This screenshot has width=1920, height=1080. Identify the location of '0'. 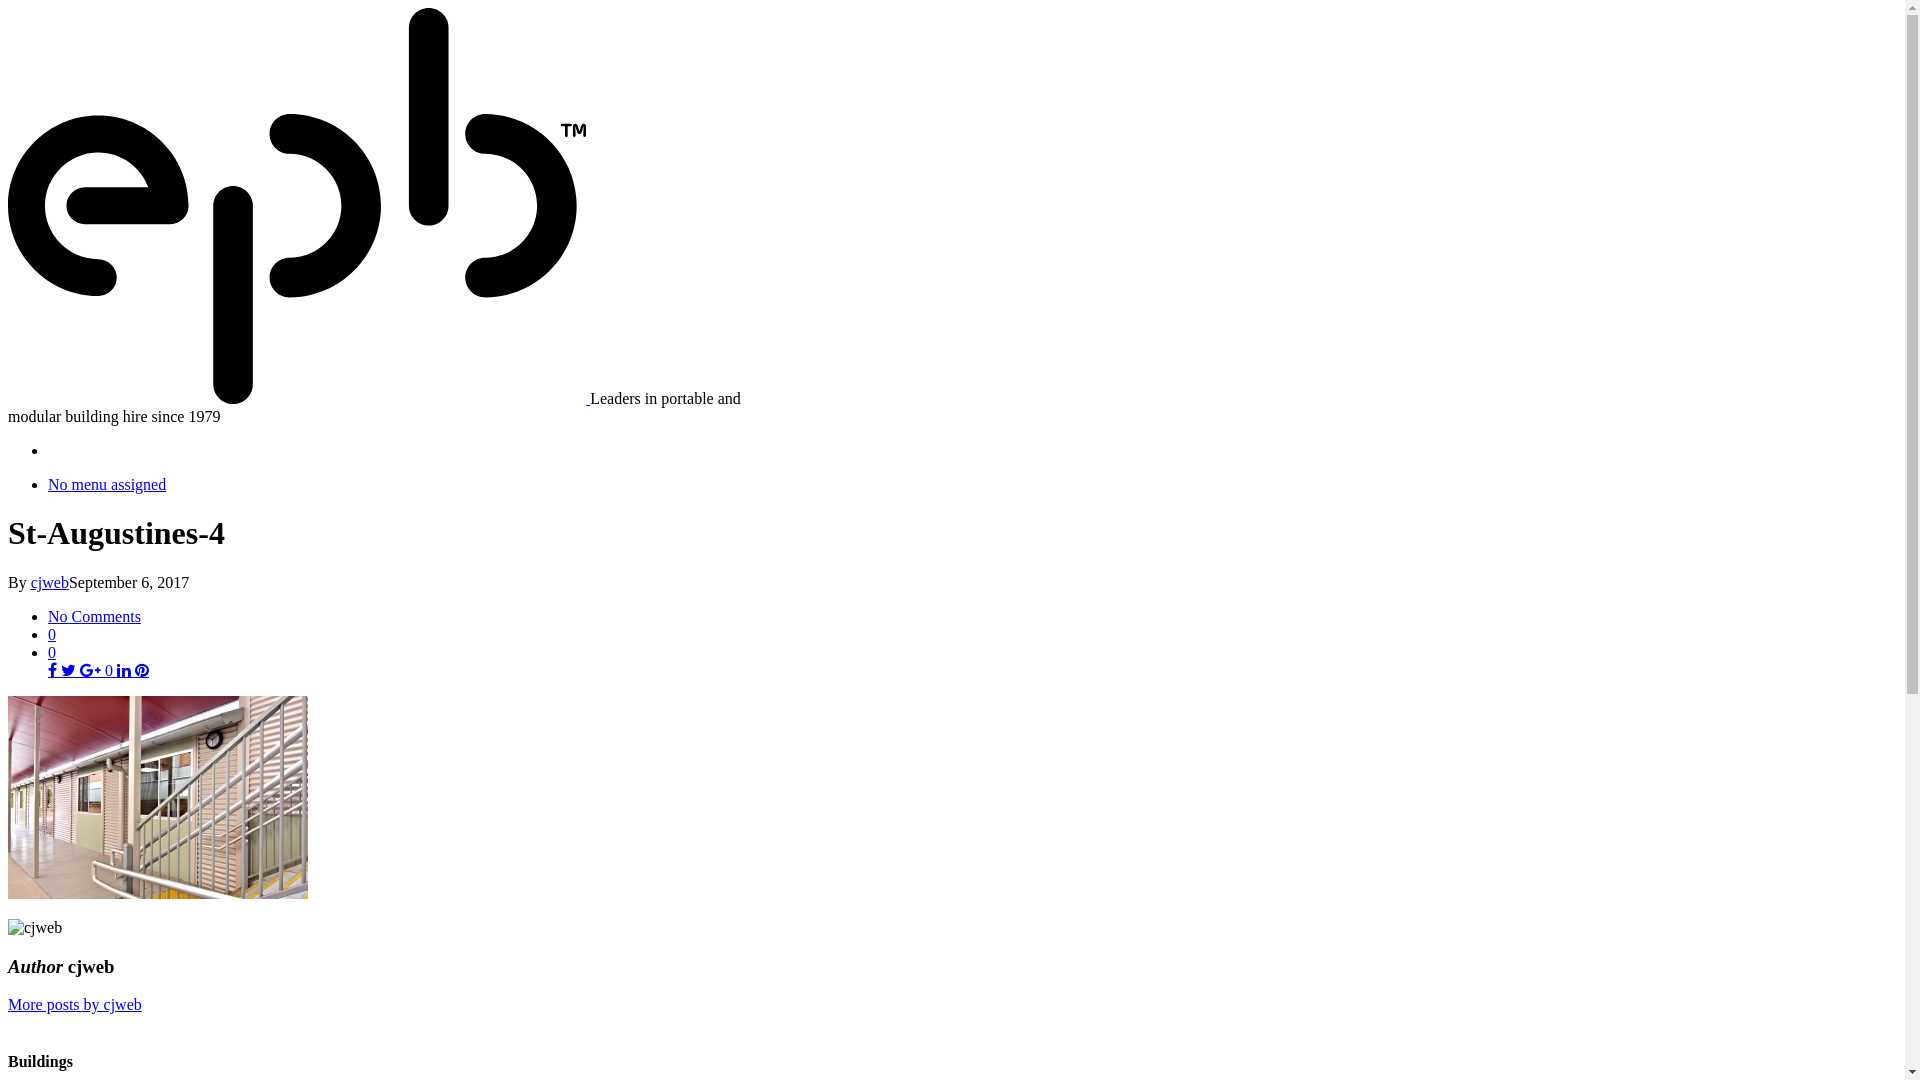
(95, 670).